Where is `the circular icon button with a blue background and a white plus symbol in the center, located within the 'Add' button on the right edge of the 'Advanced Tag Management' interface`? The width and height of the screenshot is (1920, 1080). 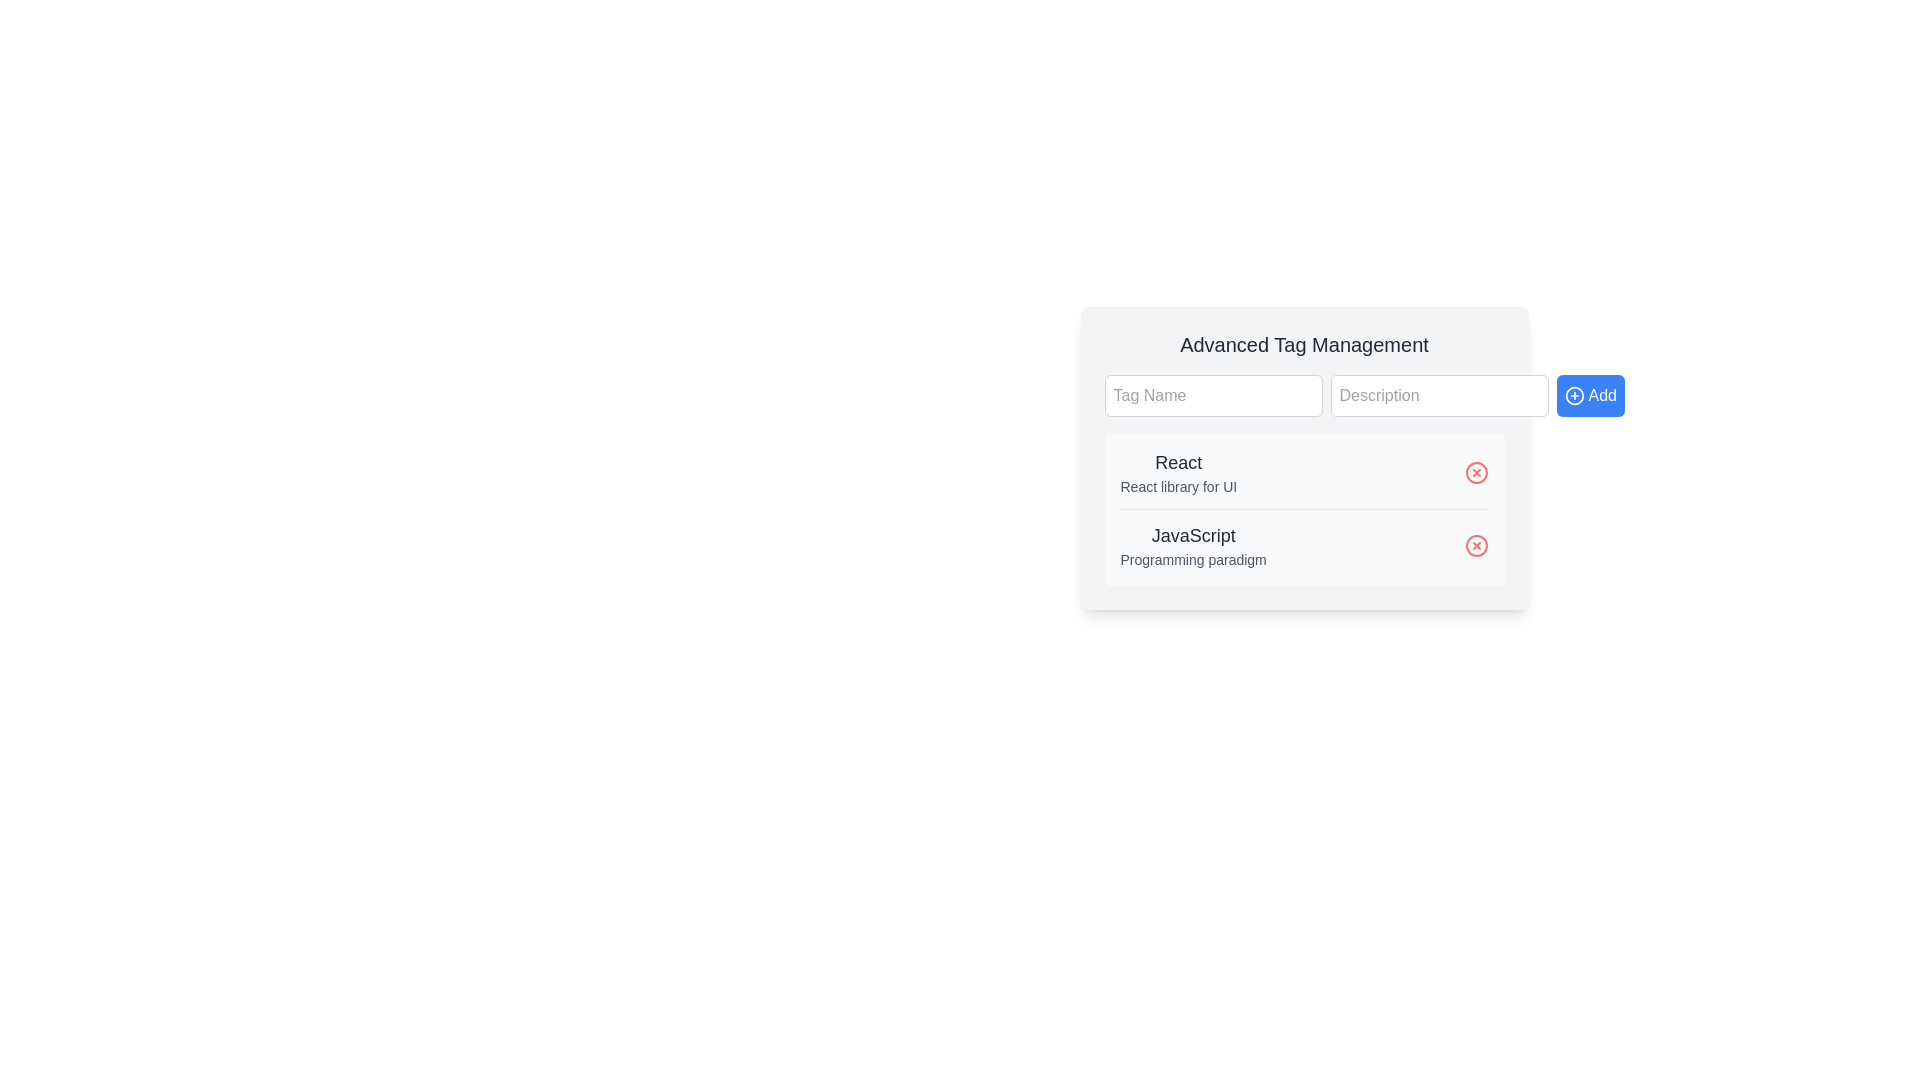
the circular icon button with a blue background and a white plus symbol in the center, located within the 'Add' button on the right edge of the 'Advanced Tag Management' interface is located at coordinates (1573, 396).